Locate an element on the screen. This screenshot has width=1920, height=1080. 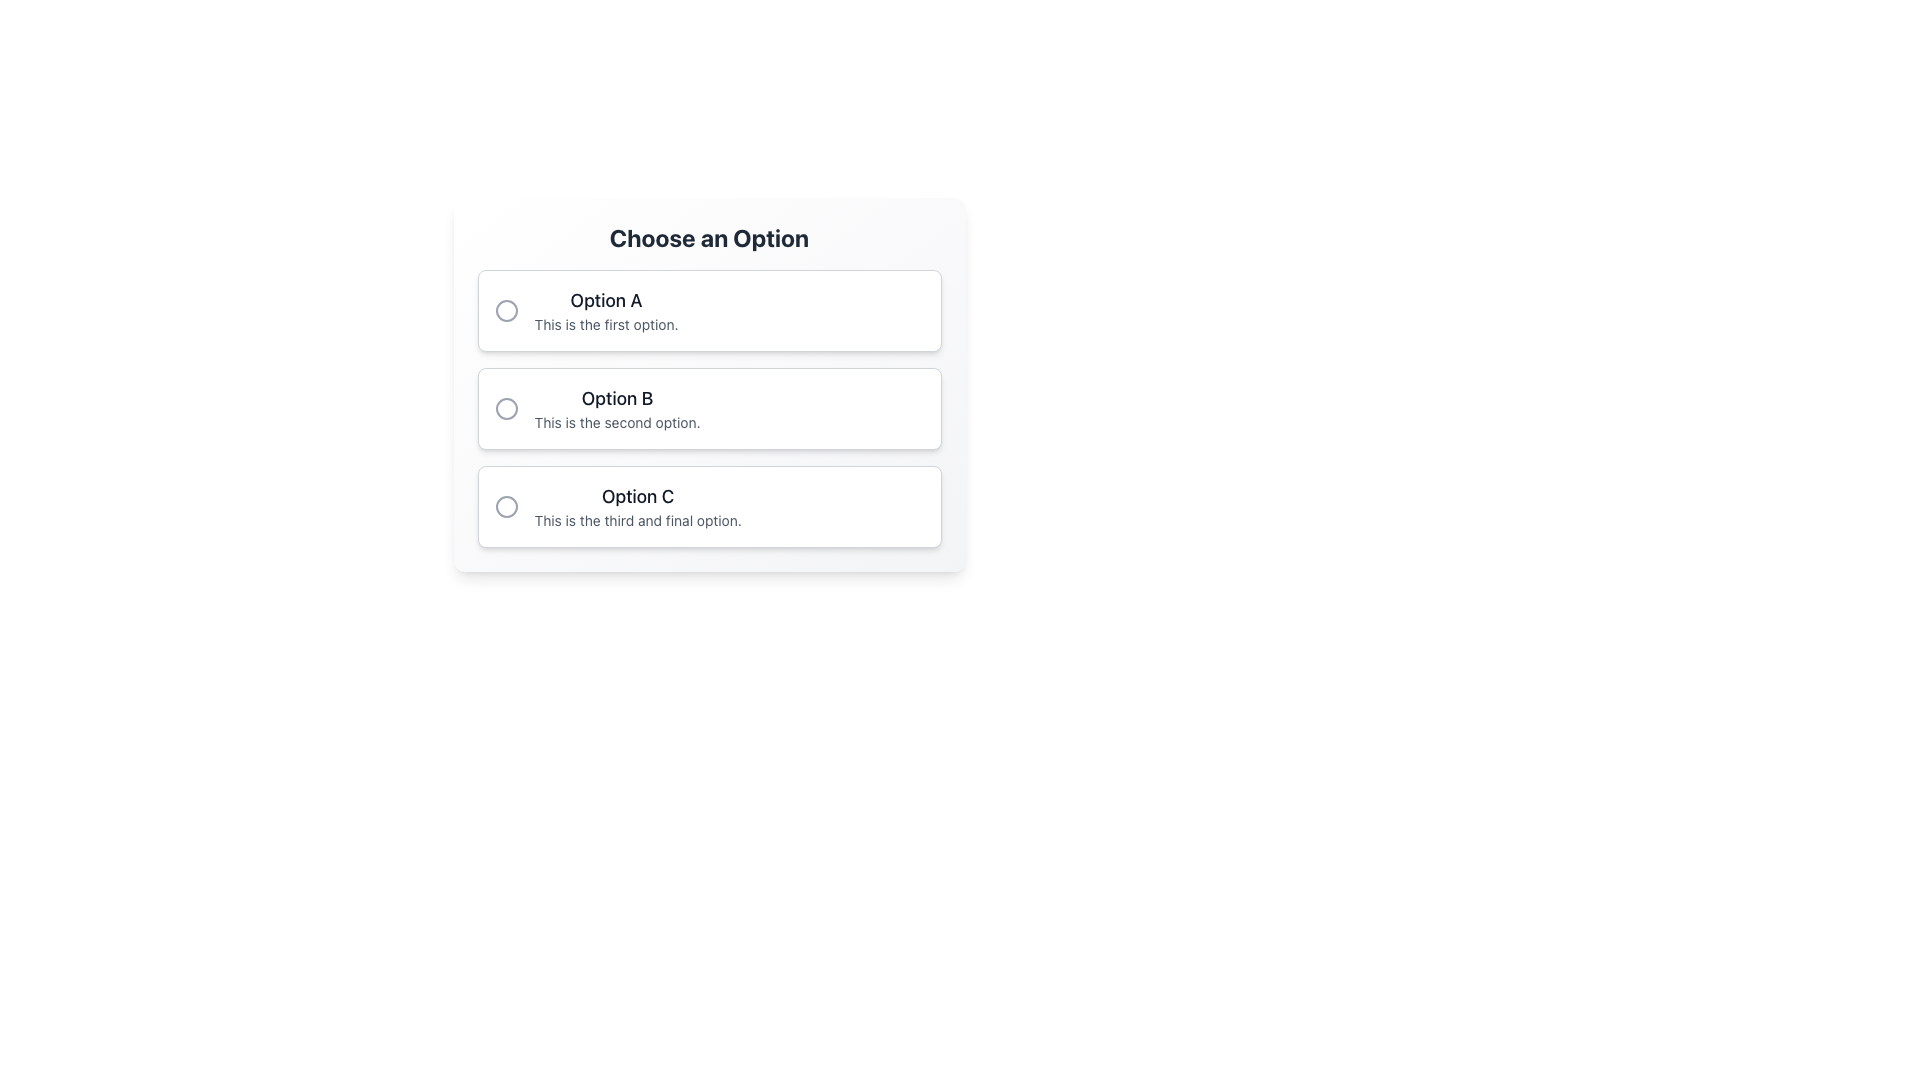
the descriptive text for 'Option C' located inside the 'Choose an Option' selection panel, which provides additional information about the option is located at coordinates (637, 519).